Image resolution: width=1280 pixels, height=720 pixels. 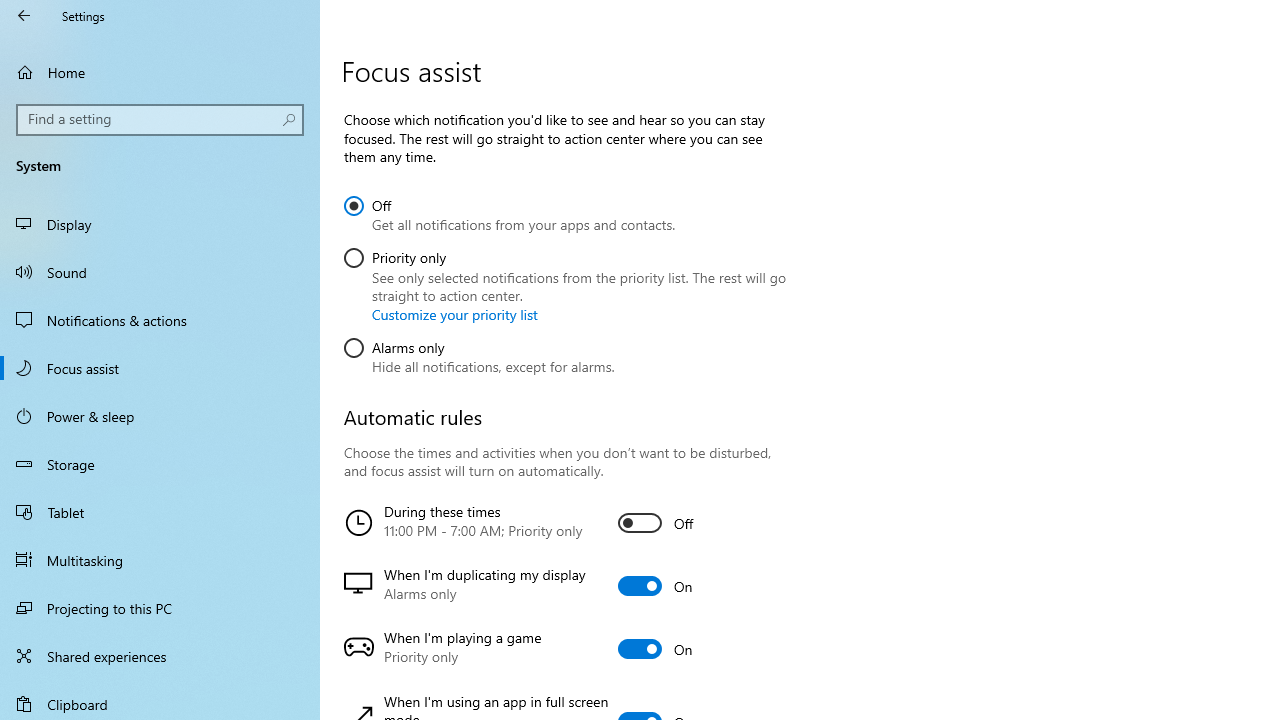 What do you see at coordinates (160, 607) in the screenshot?
I see `'Projecting to this PC'` at bounding box center [160, 607].